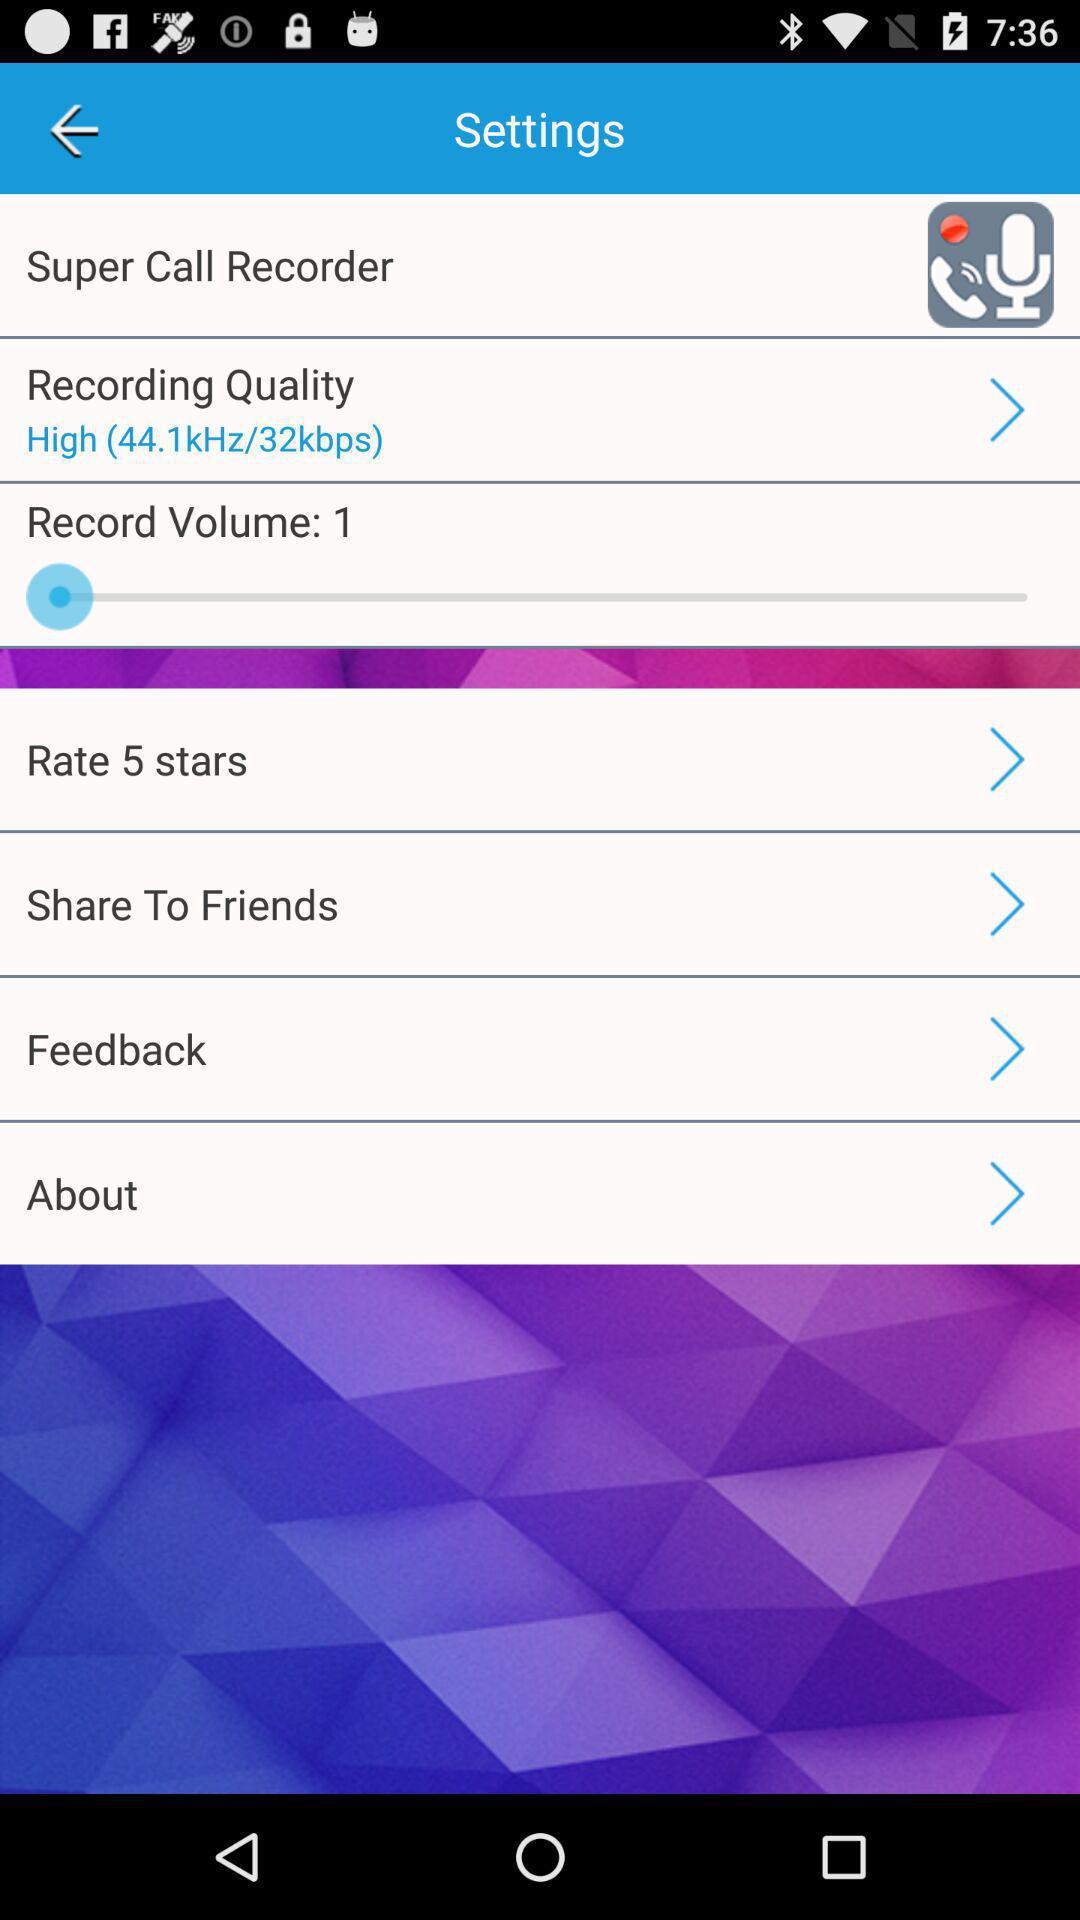 The height and width of the screenshot is (1920, 1080). What do you see at coordinates (72, 127) in the screenshot?
I see `previous` at bounding box center [72, 127].